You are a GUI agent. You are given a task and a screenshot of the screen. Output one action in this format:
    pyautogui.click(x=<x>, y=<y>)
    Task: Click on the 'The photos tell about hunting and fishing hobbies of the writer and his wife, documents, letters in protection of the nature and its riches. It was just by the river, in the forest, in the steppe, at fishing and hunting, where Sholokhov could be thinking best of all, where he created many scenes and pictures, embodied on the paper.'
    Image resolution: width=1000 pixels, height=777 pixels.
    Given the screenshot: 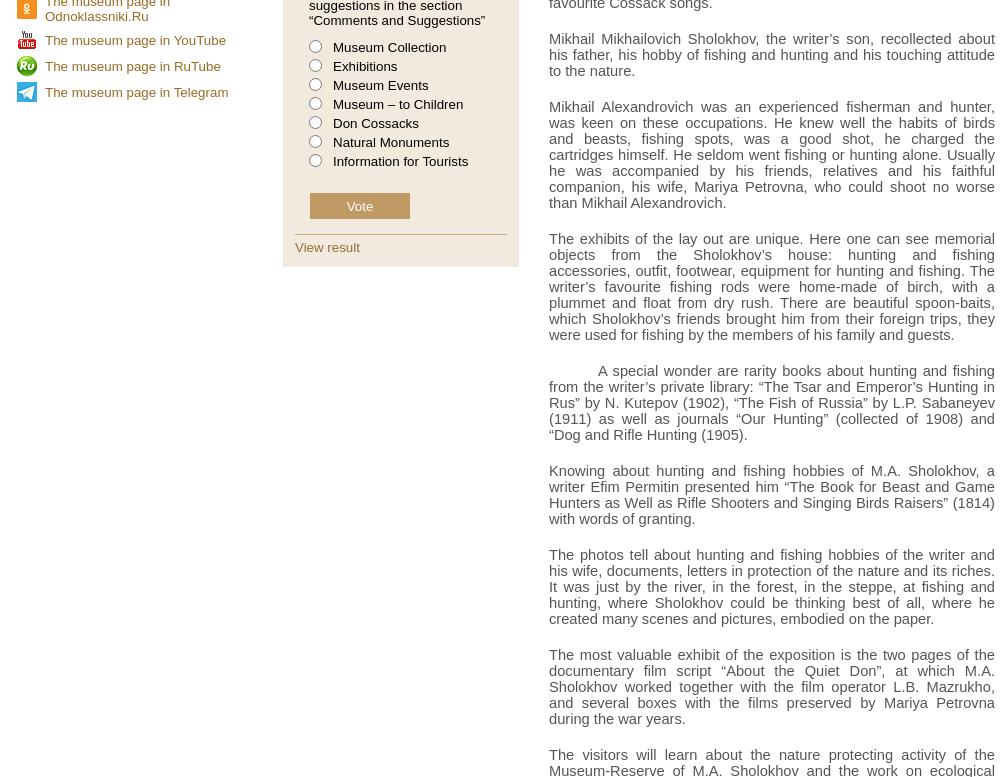 What is the action you would take?
    pyautogui.click(x=772, y=587)
    